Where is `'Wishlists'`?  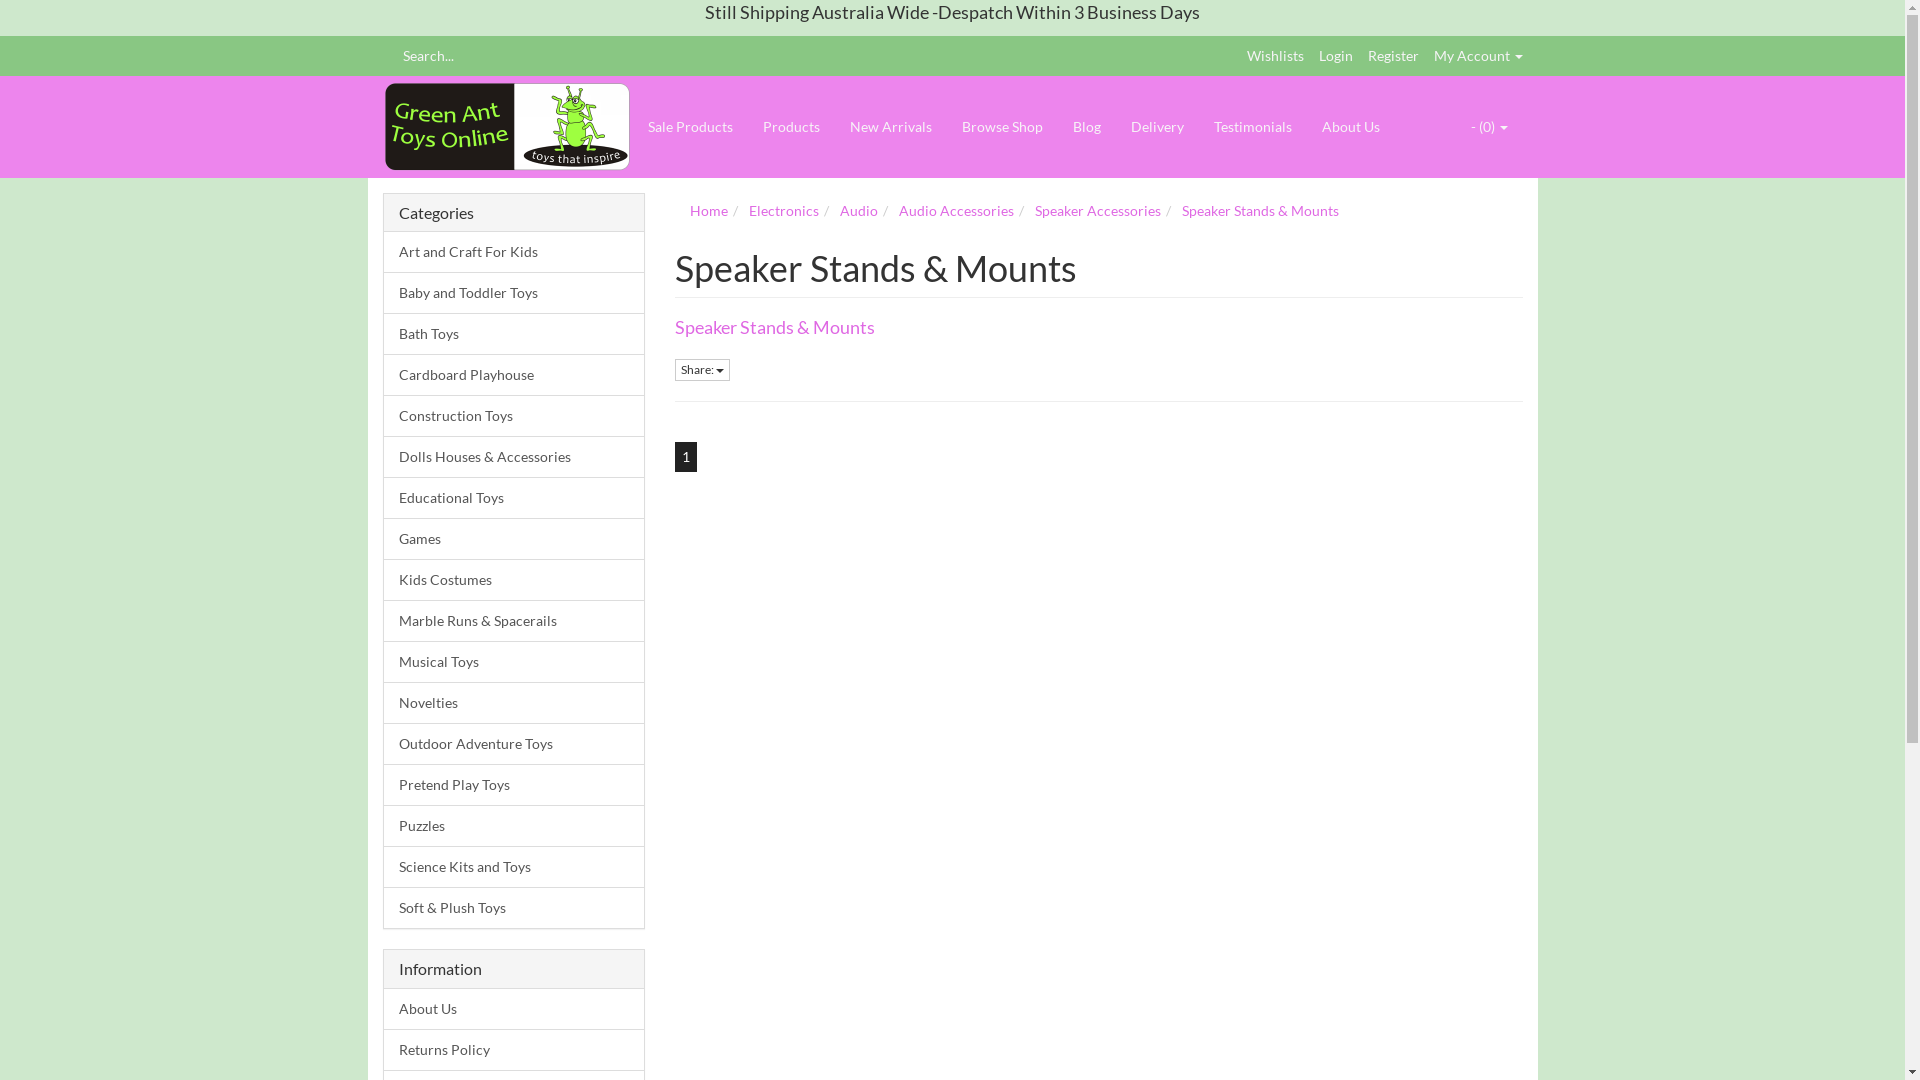
'Wishlists' is located at coordinates (1273, 54).